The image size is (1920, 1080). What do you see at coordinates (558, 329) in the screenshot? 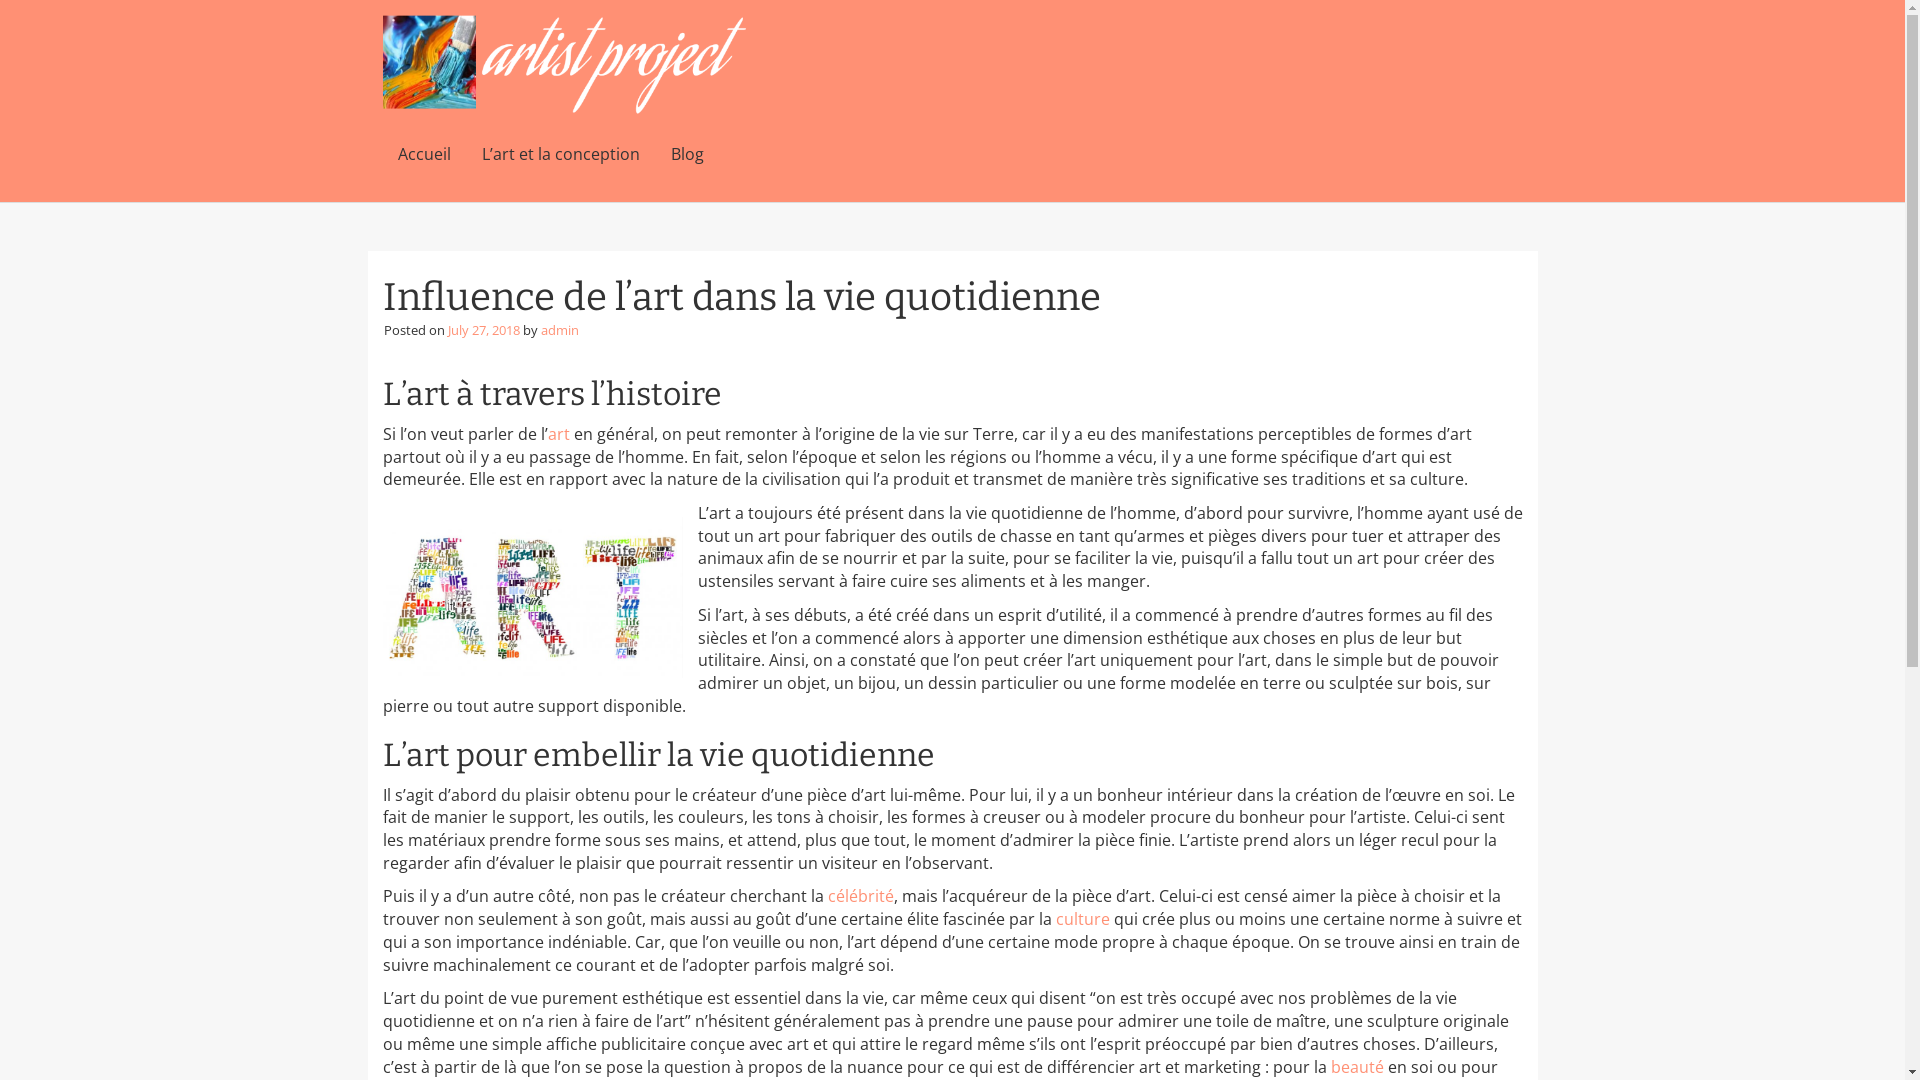
I see `'admin'` at bounding box center [558, 329].